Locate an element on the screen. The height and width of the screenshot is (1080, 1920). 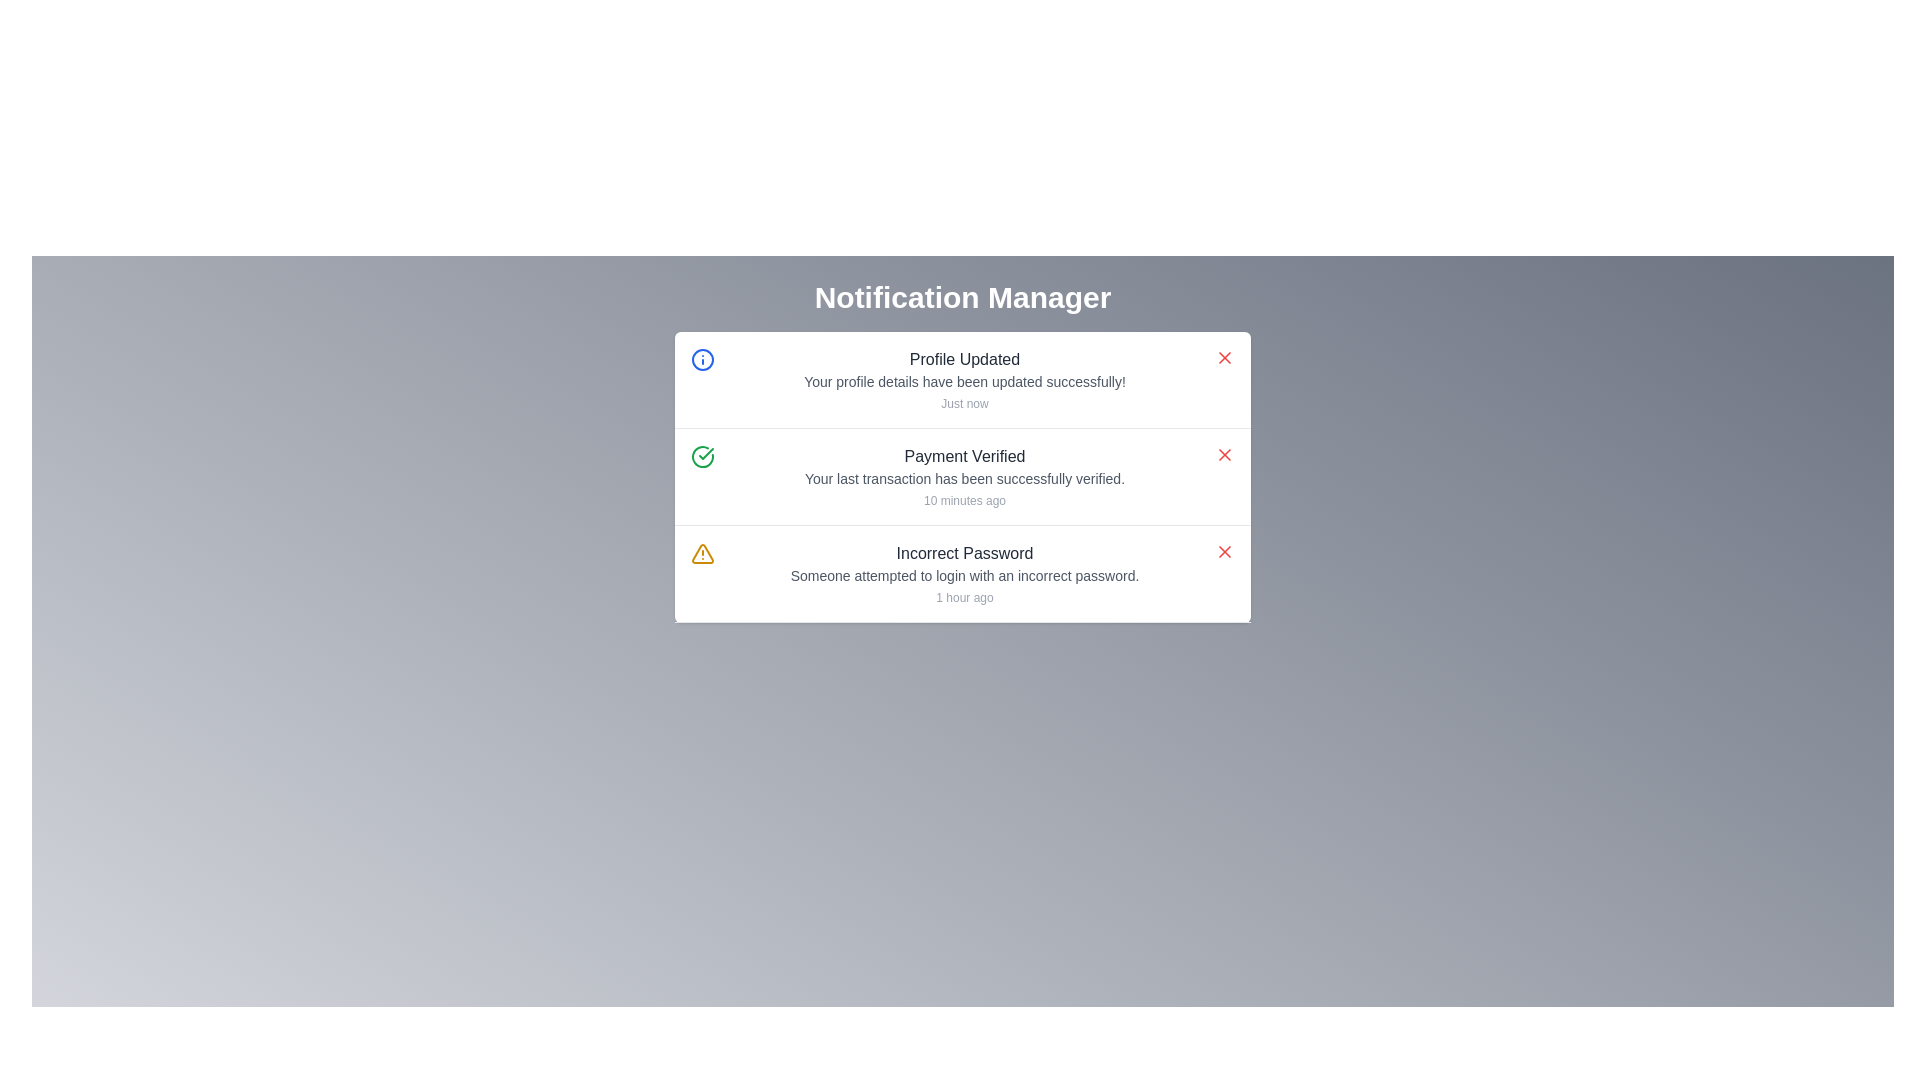
the timestamp text label that indicates when the associated notification was generated or last updated, positioned centrally within the notification card section of the interface is located at coordinates (964, 596).